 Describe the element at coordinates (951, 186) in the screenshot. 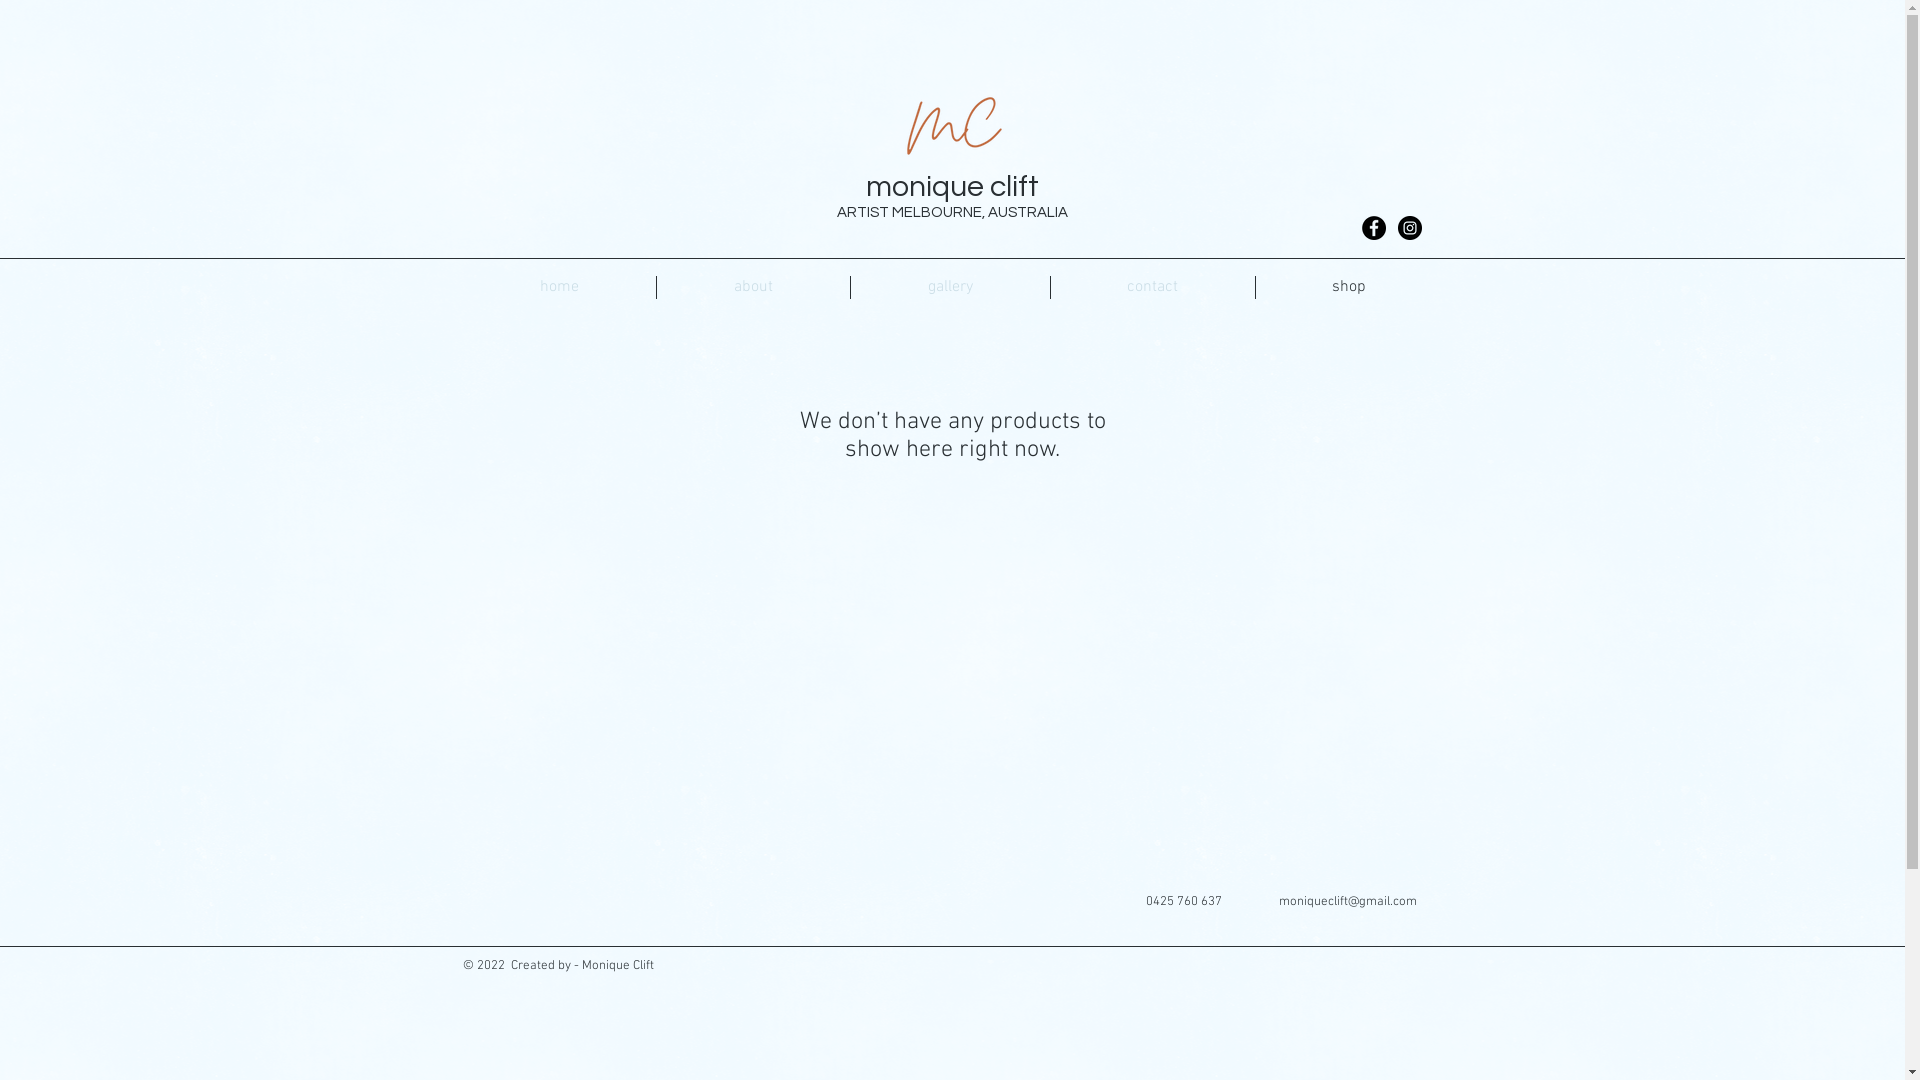

I see `'monique clift'` at that location.